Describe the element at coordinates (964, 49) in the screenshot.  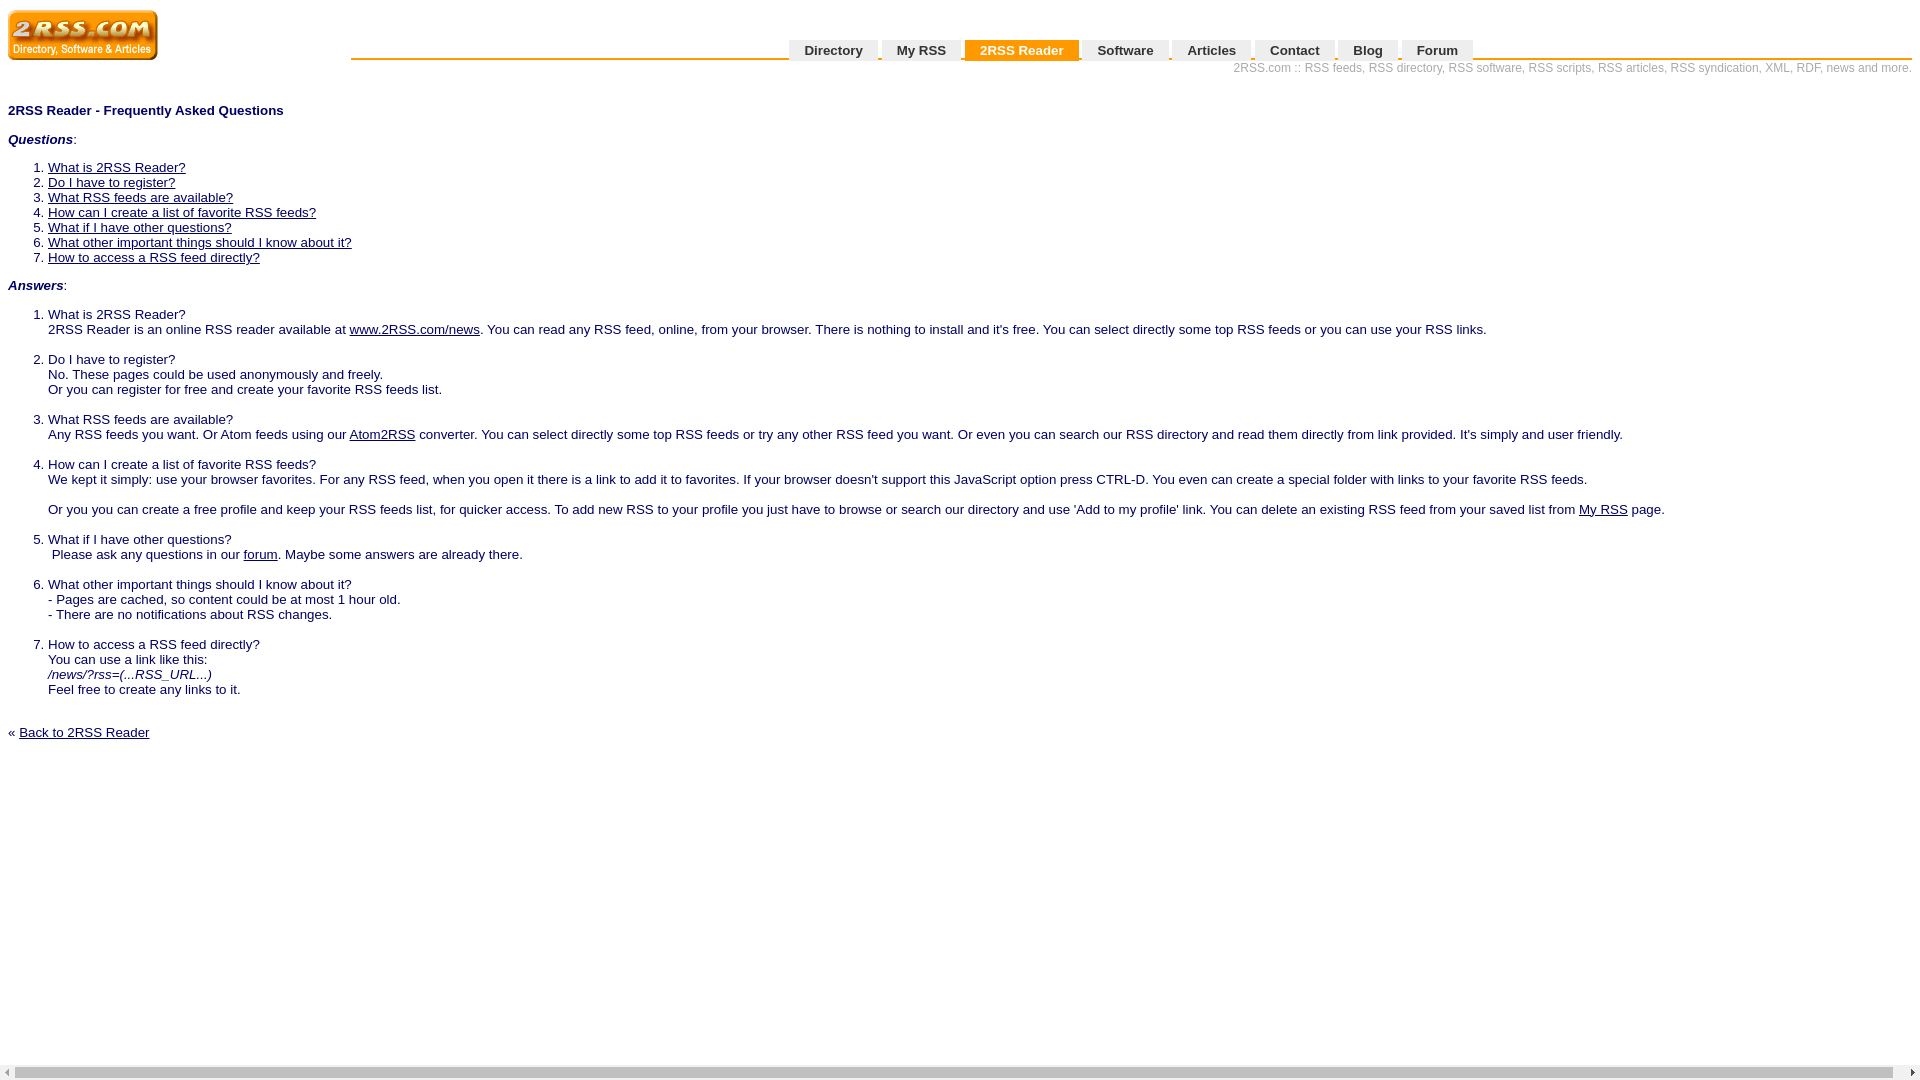
I see `'2RSS Reader'` at that location.